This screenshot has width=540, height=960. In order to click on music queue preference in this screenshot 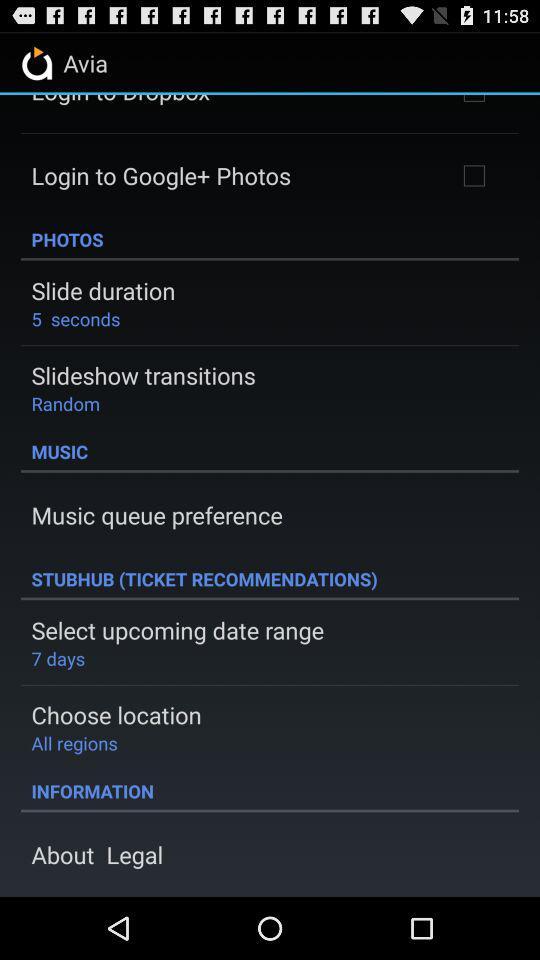, I will do `click(156, 514)`.